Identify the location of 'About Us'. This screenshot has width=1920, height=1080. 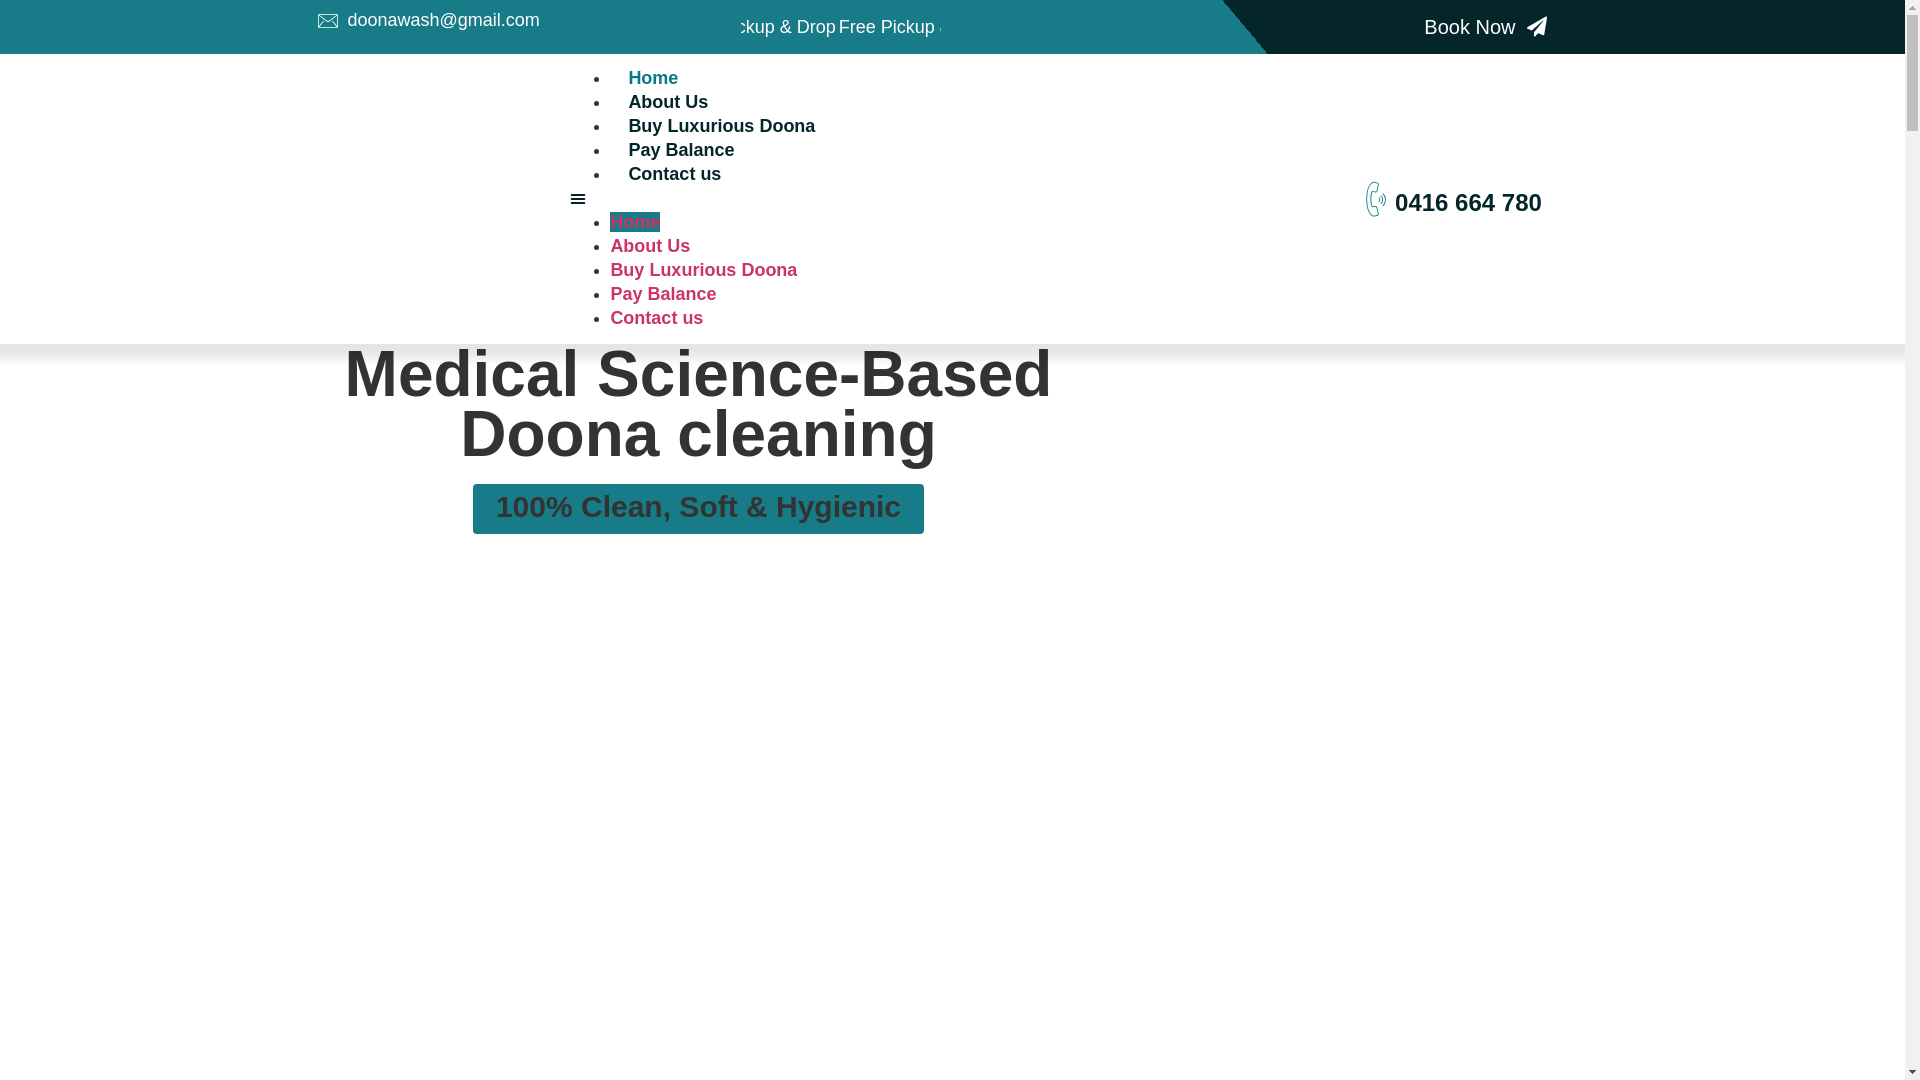
(649, 245).